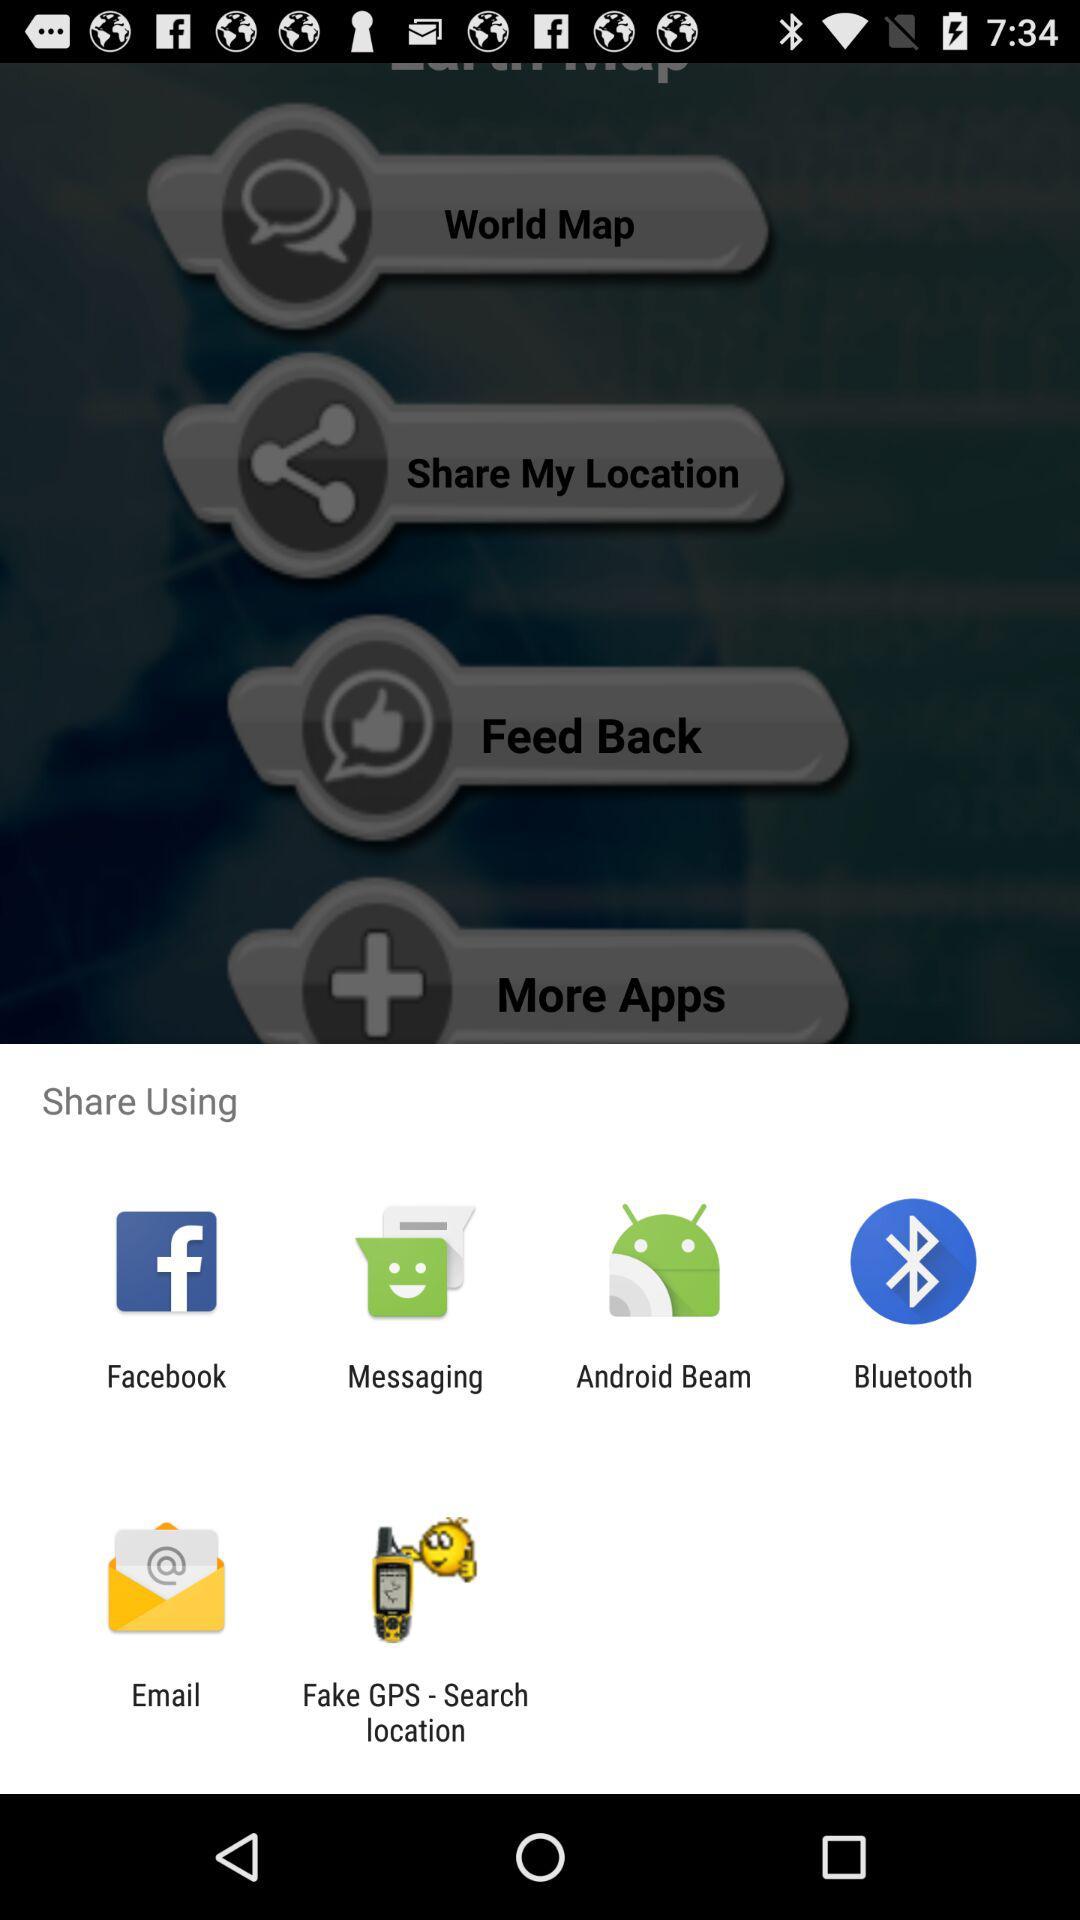  I want to click on the fake gps search item, so click(414, 1711).